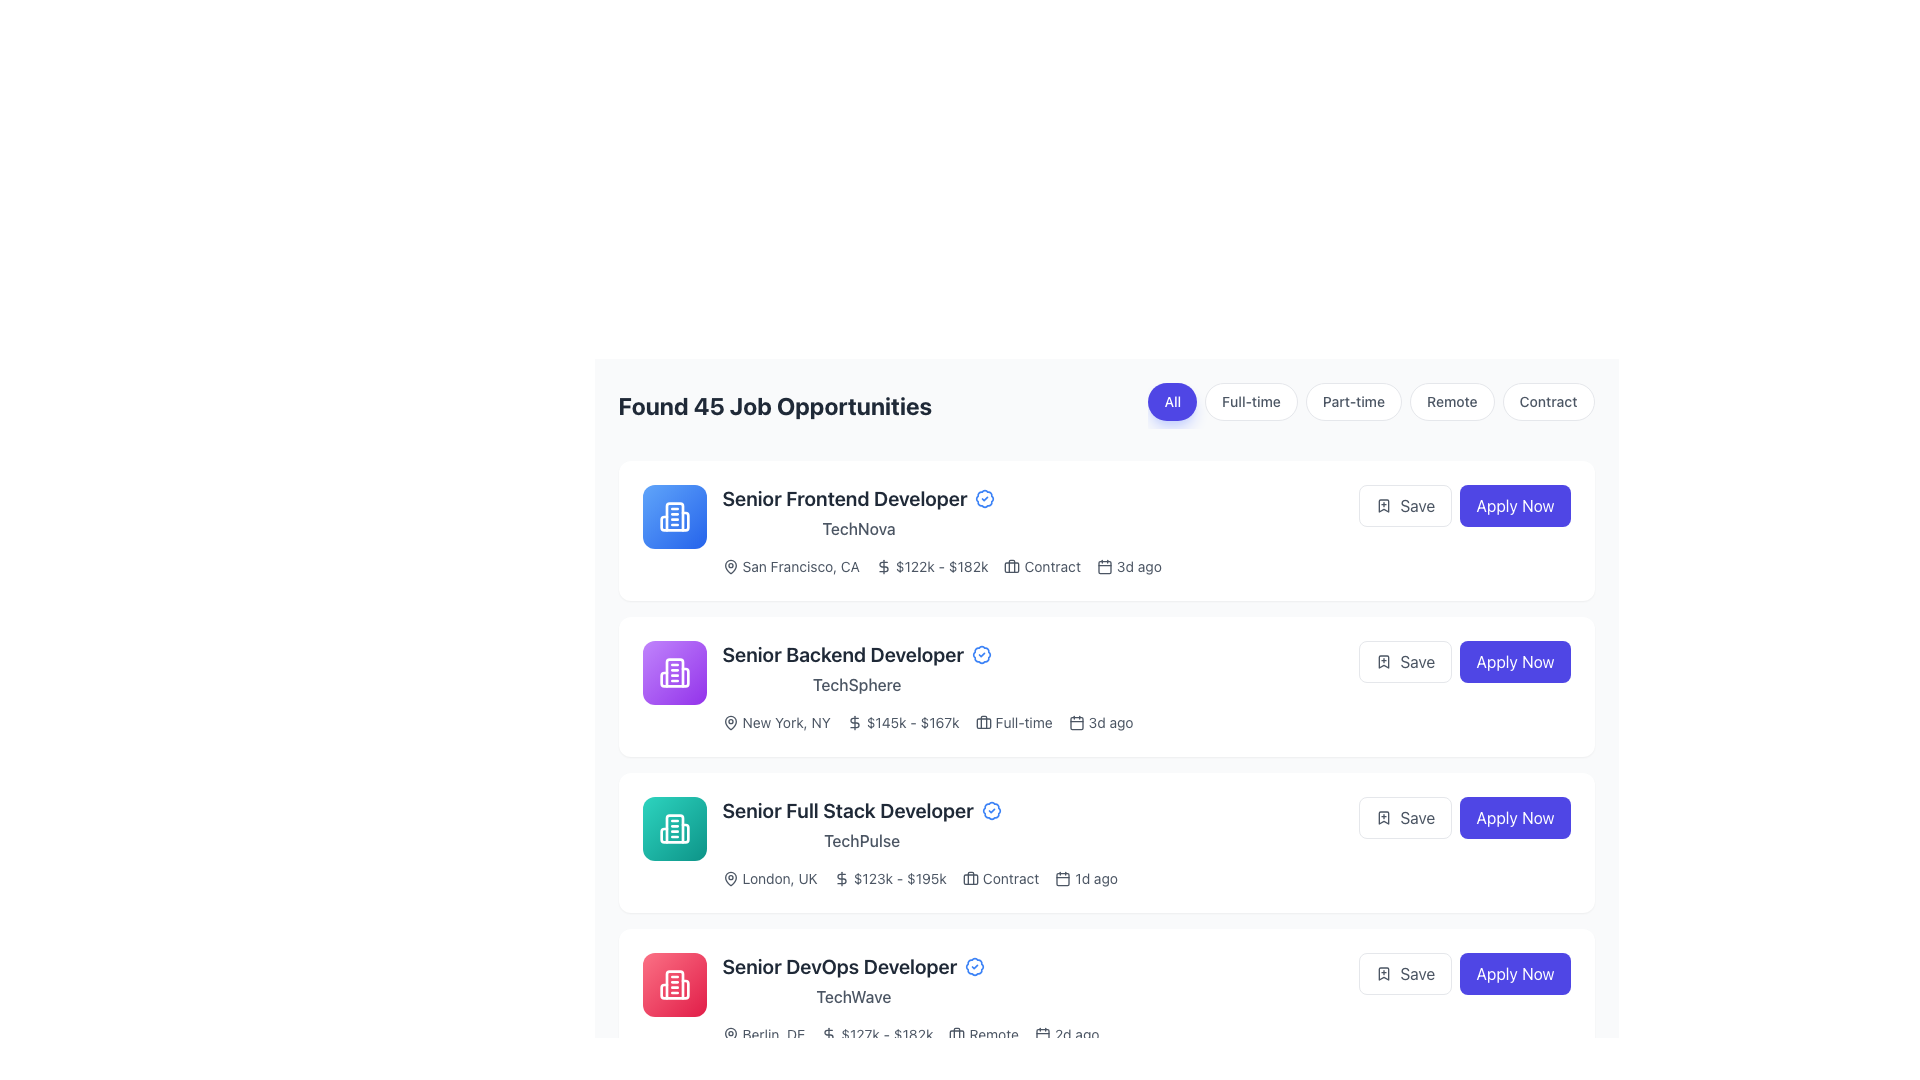 The image size is (1920, 1080). What do you see at coordinates (983, 722) in the screenshot?
I see `the briefcase icon associated with the second job listing titled 'Senior Backend Developer', which is located to the left of the 'Full-time' label` at bounding box center [983, 722].